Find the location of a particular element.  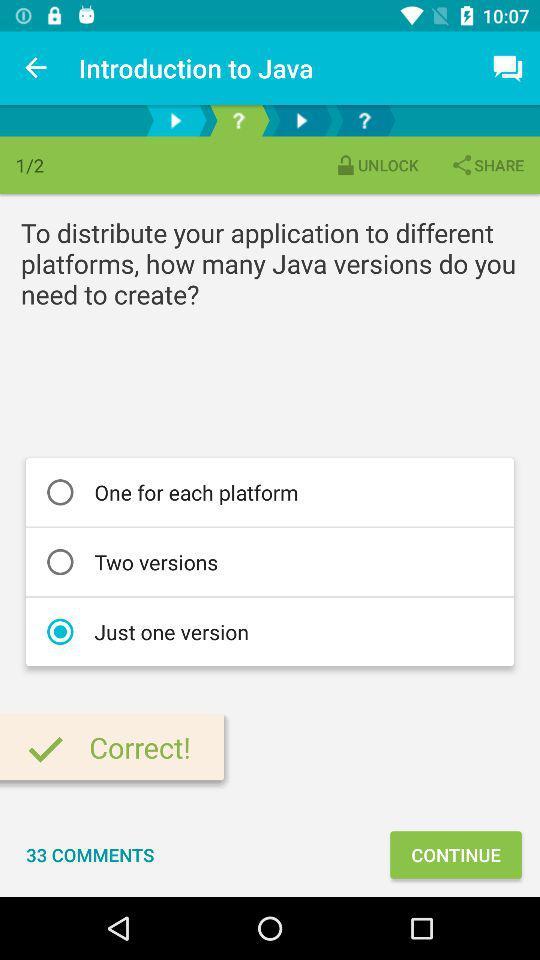

the play icon is located at coordinates (300, 120).